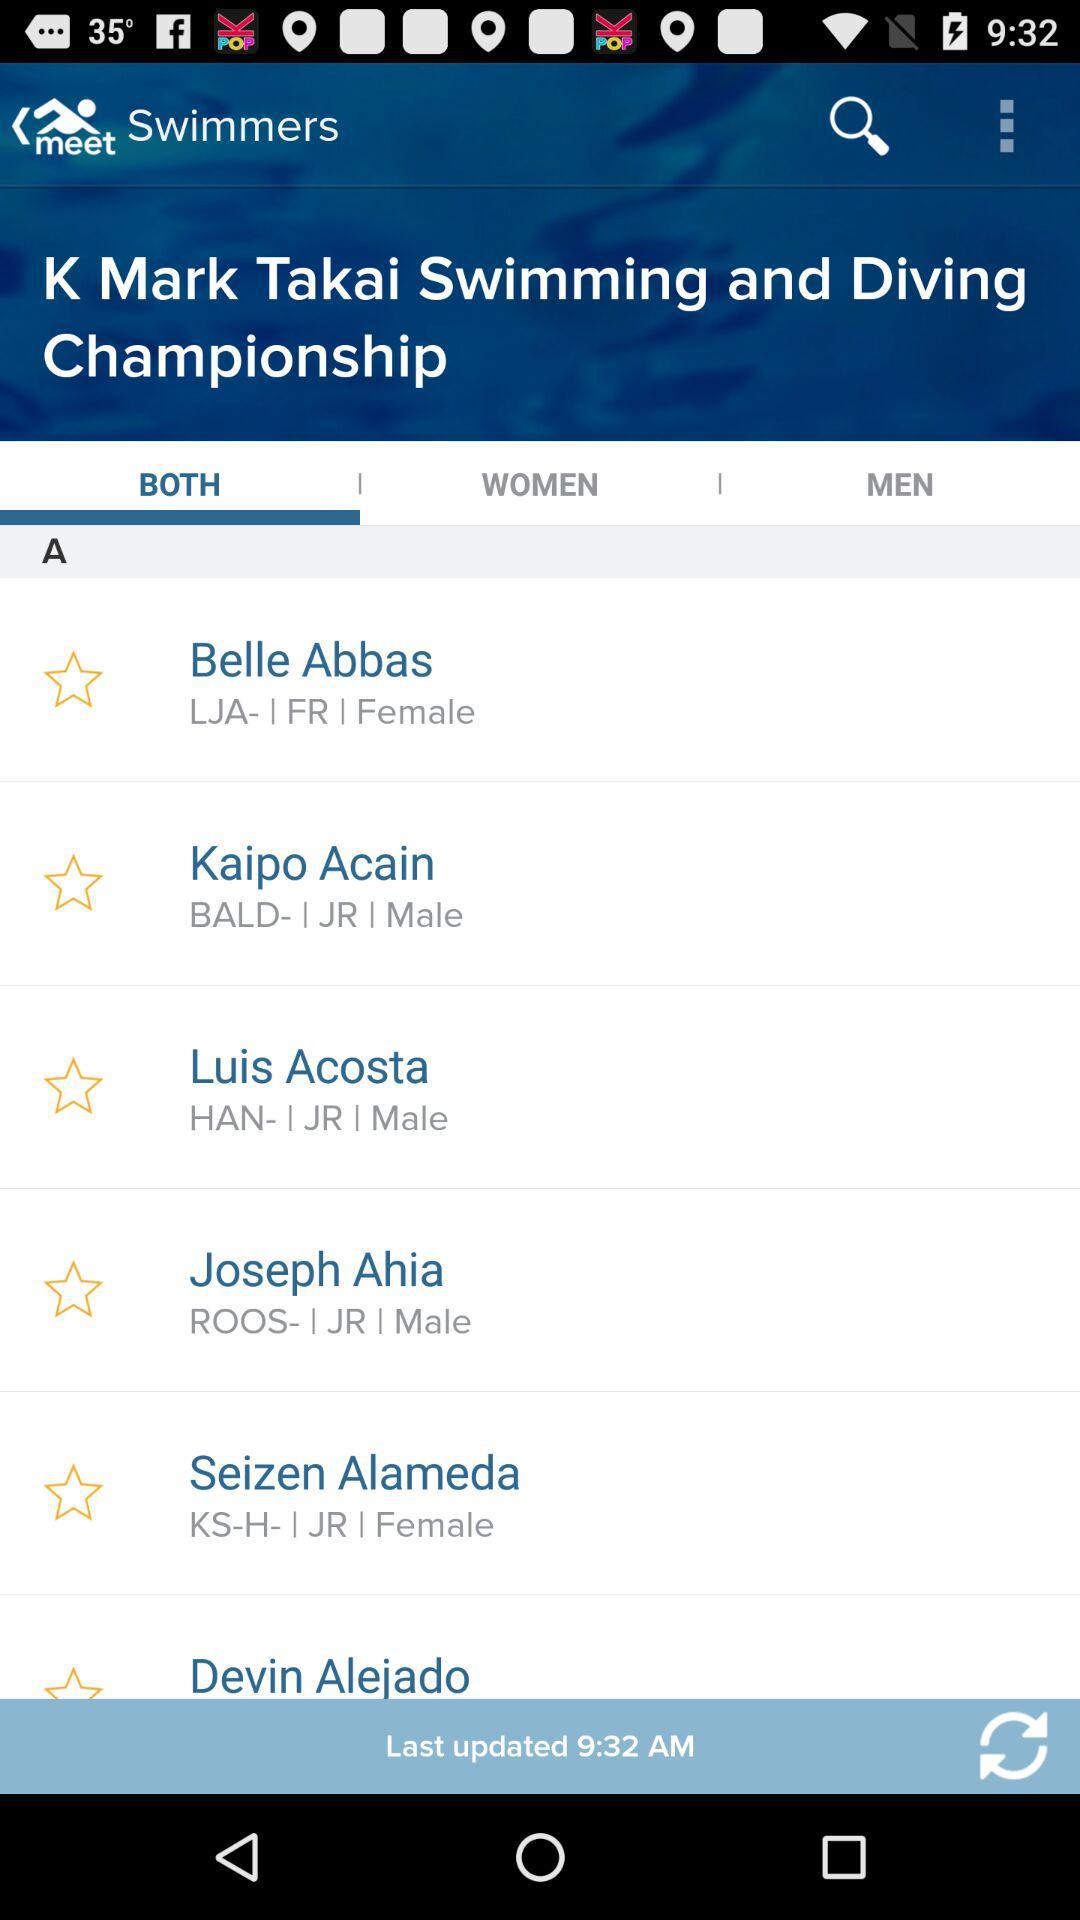 This screenshot has width=1080, height=1920. I want to click on the item above the roos- | jr | male item, so click(623, 1266).